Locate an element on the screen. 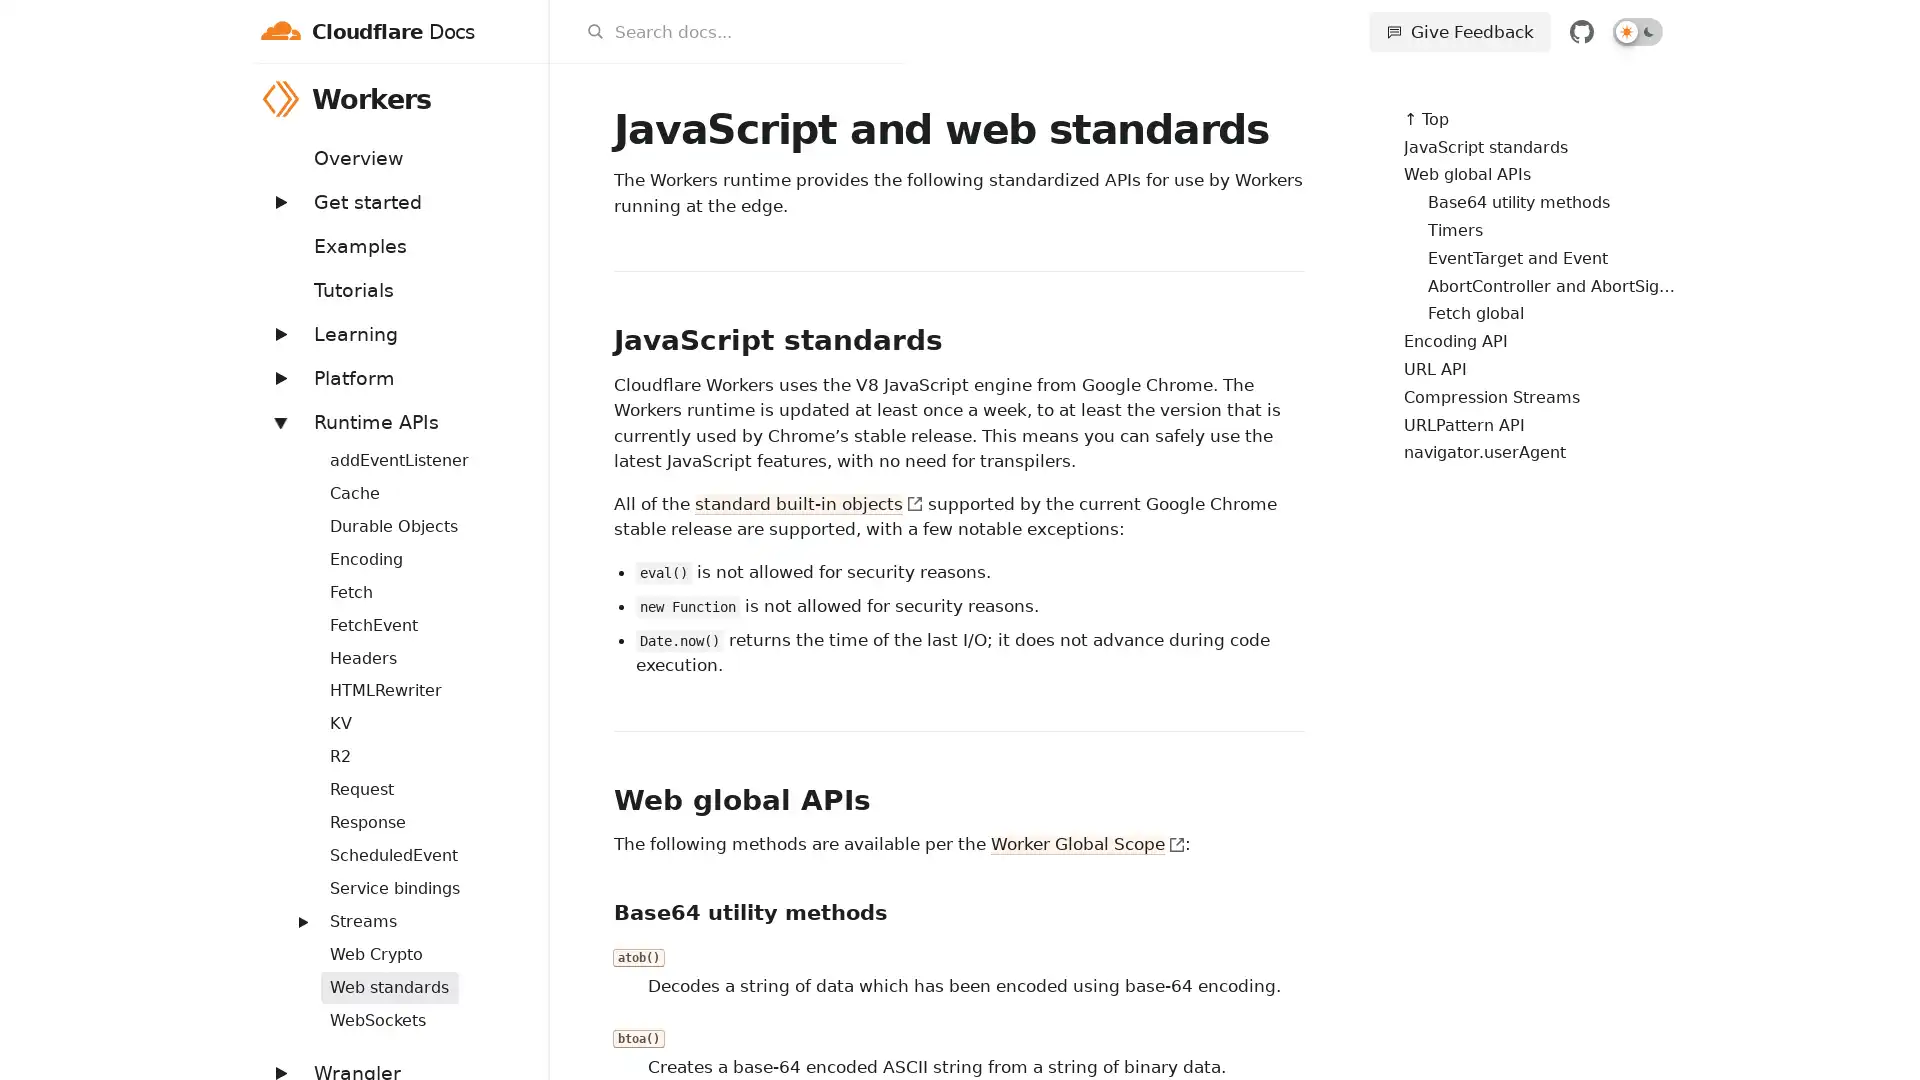  Expand: Runtime APIs is located at coordinates (278, 420).